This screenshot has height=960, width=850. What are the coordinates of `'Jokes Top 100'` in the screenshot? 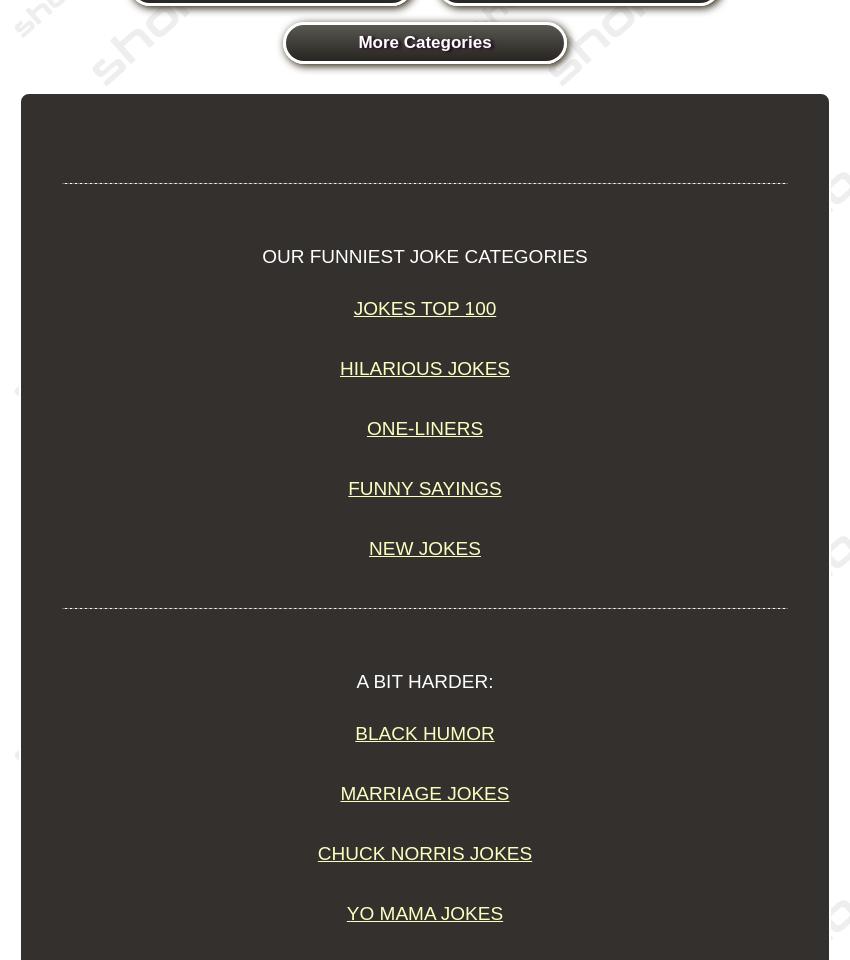 It's located at (424, 308).